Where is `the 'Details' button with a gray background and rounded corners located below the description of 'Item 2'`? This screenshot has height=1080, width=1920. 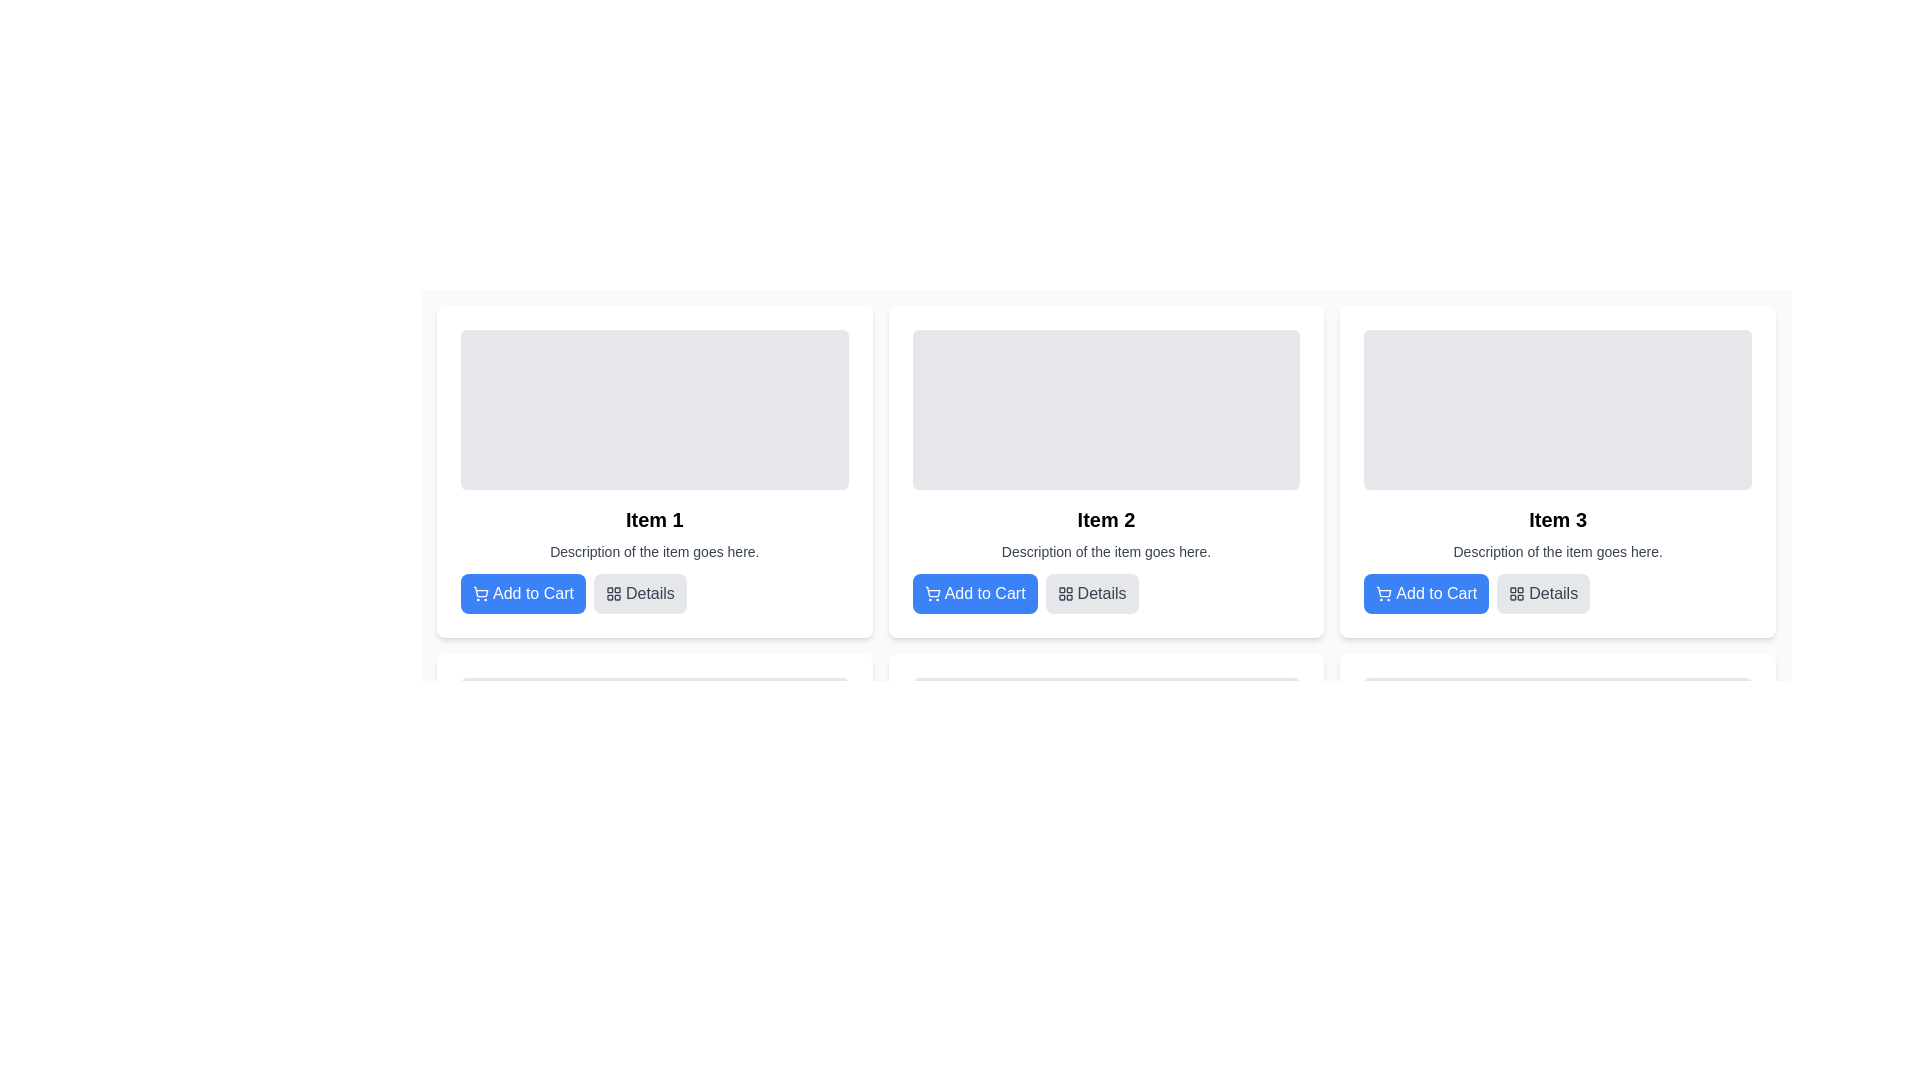 the 'Details' button with a gray background and rounded corners located below the description of 'Item 2' is located at coordinates (1105, 593).